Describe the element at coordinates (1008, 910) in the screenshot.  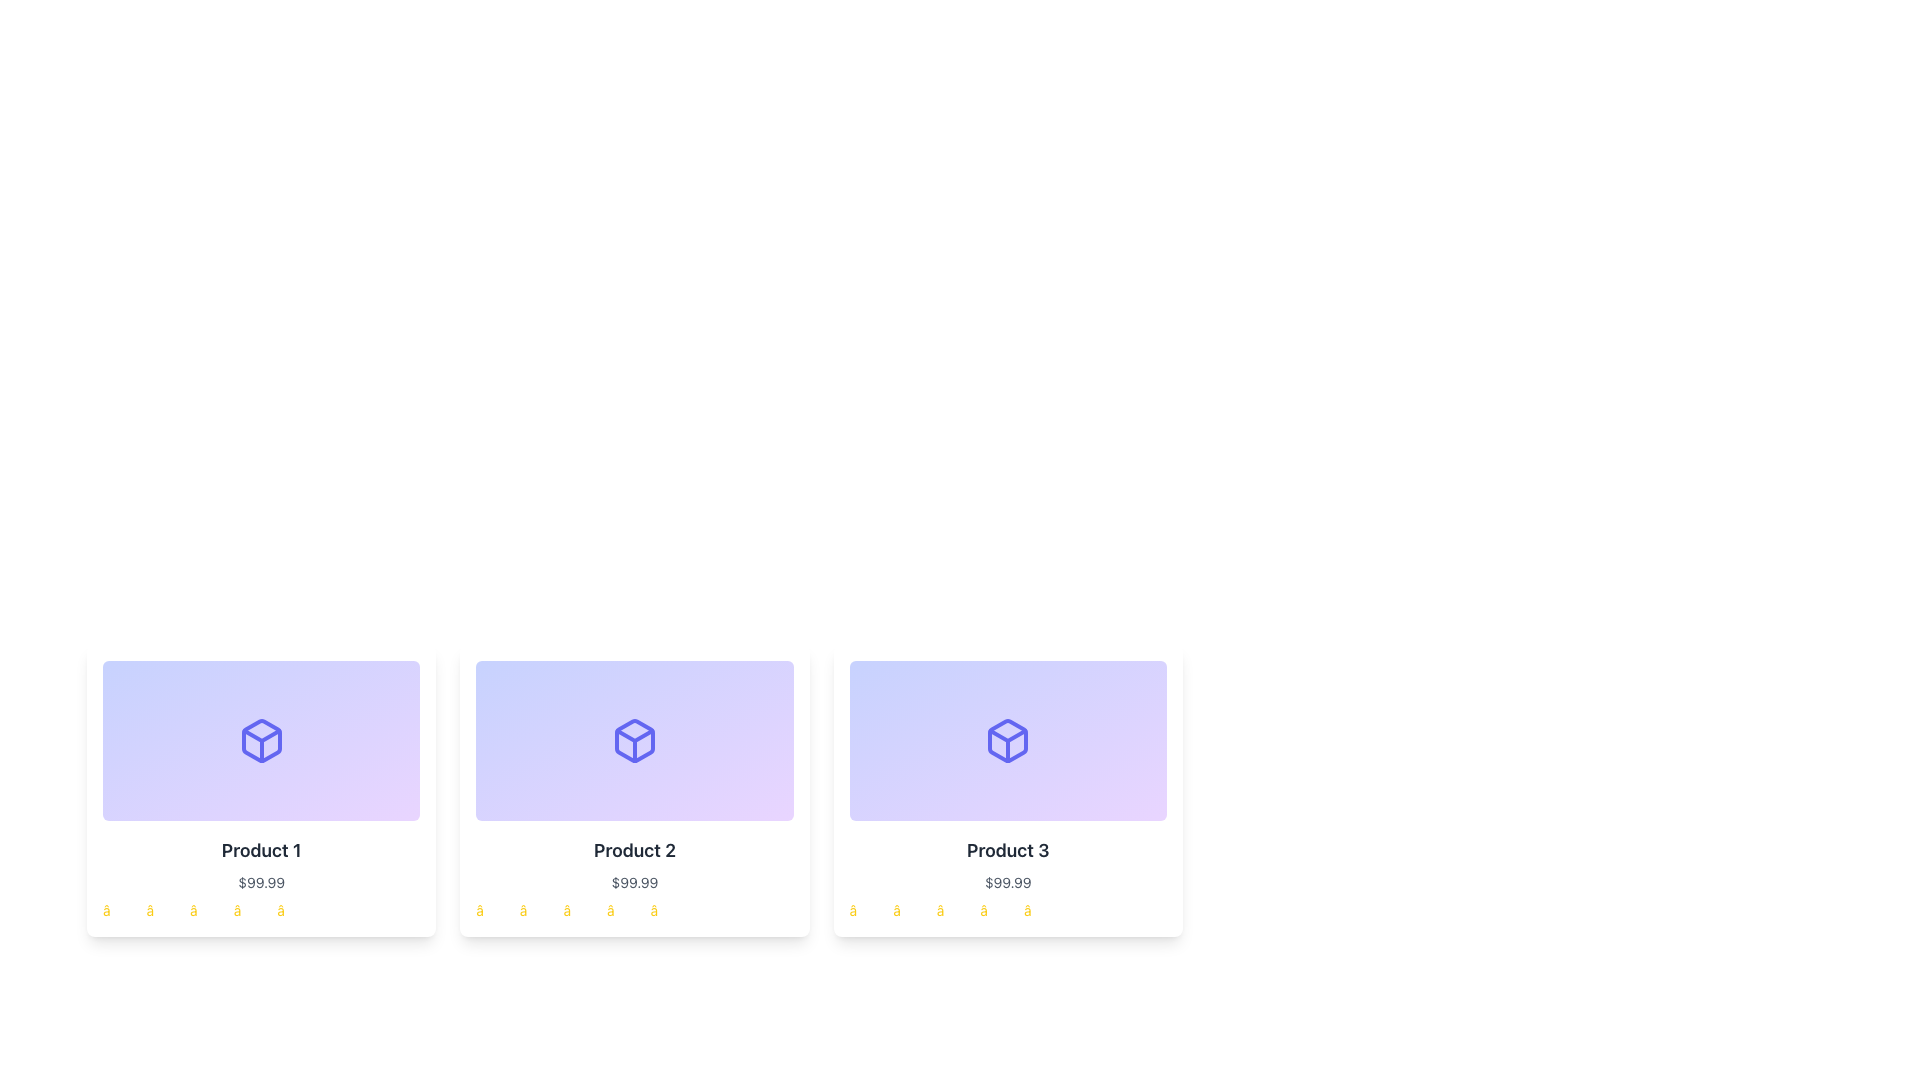
I see `a star in the rating section of the 'Product 3' card to indicate your product rating` at that location.